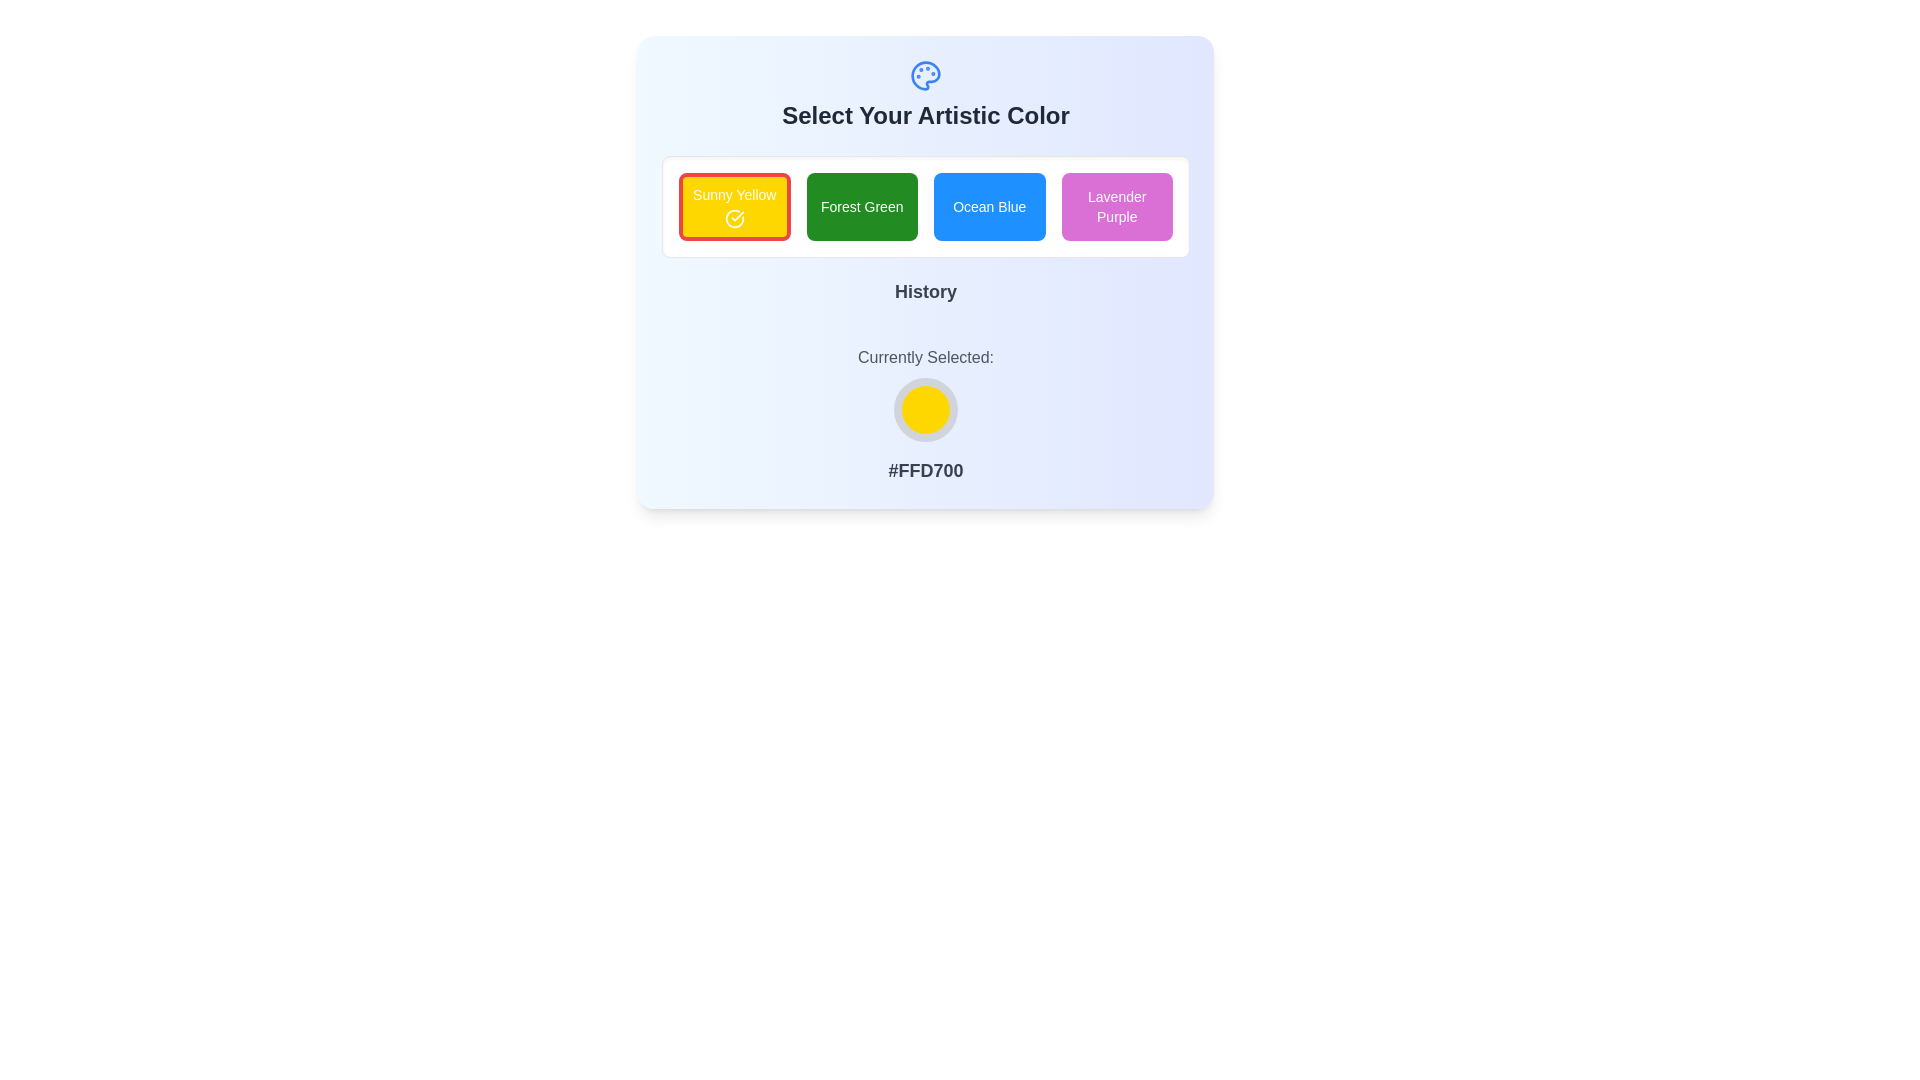  What do you see at coordinates (862, 207) in the screenshot?
I see `the green color label in the color selection menu, which indicates the color's name` at bounding box center [862, 207].